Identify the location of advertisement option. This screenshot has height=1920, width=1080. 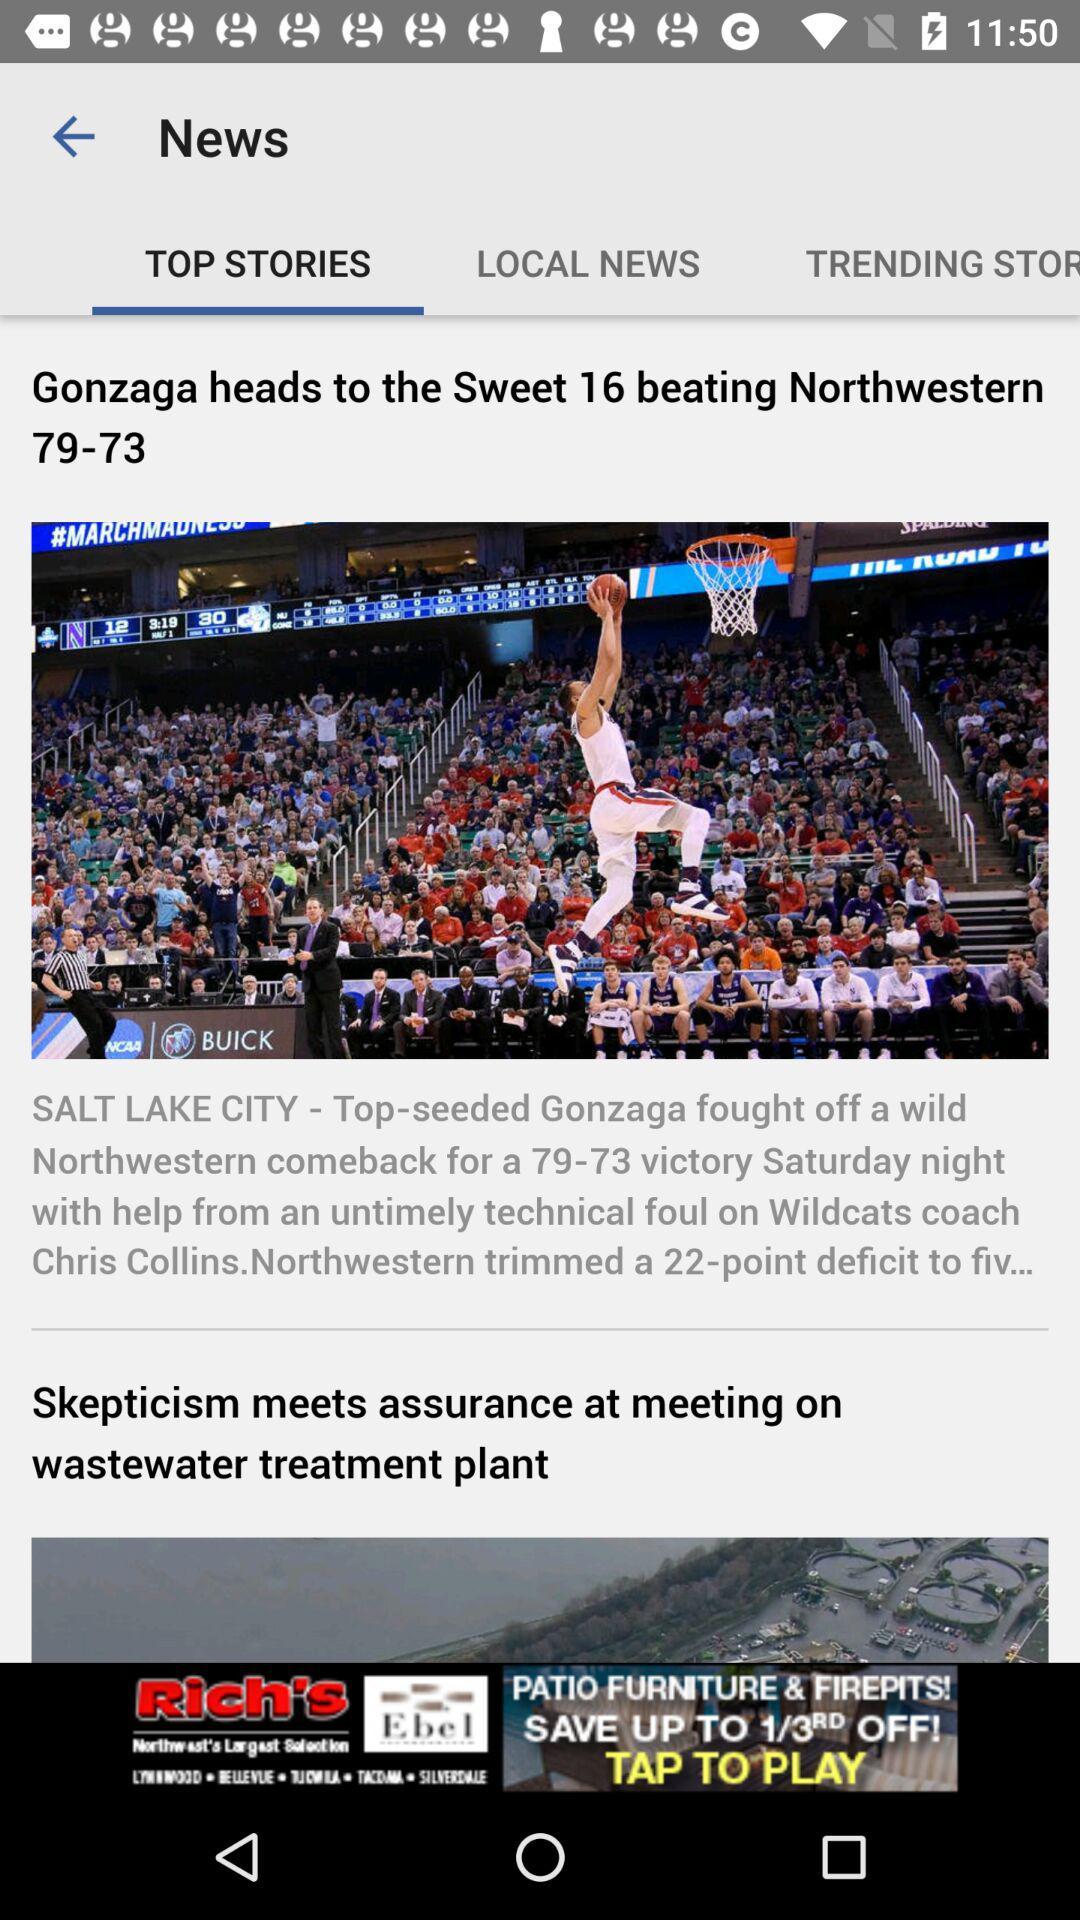
(540, 1727).